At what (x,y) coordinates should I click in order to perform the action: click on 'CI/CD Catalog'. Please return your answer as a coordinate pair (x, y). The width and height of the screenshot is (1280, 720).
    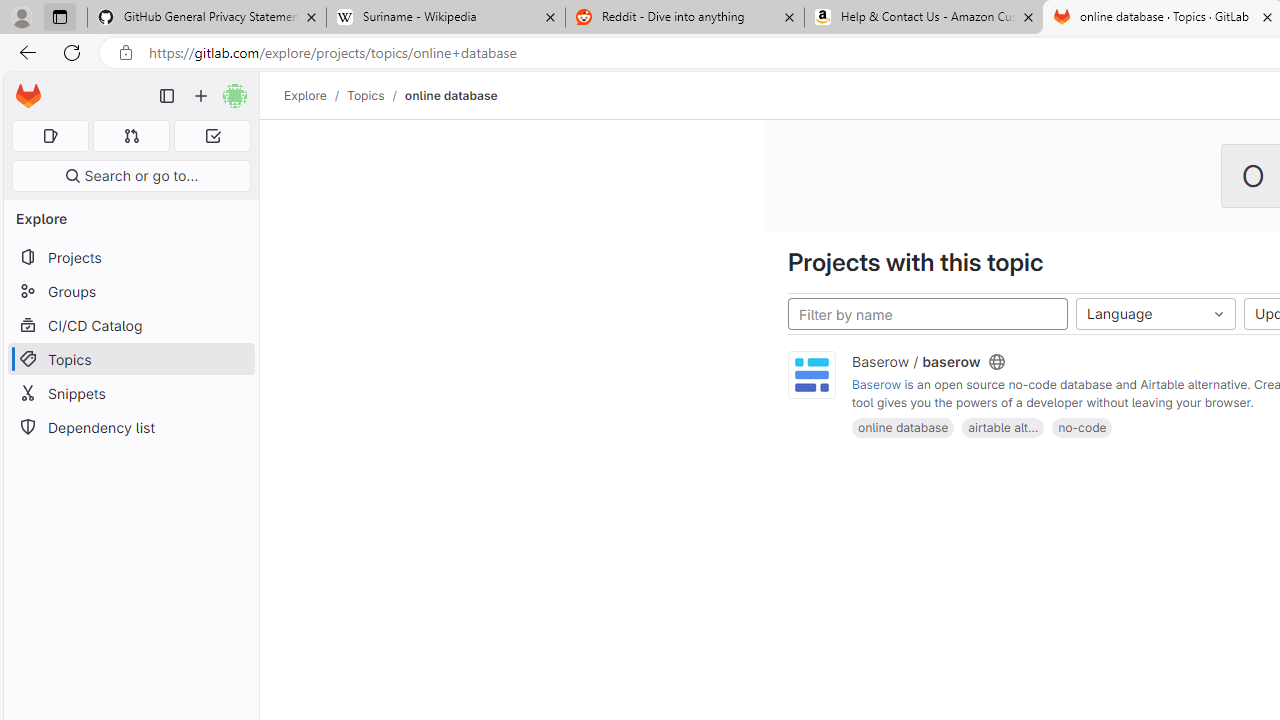
    Looking at the image, I should click on (130, 324).